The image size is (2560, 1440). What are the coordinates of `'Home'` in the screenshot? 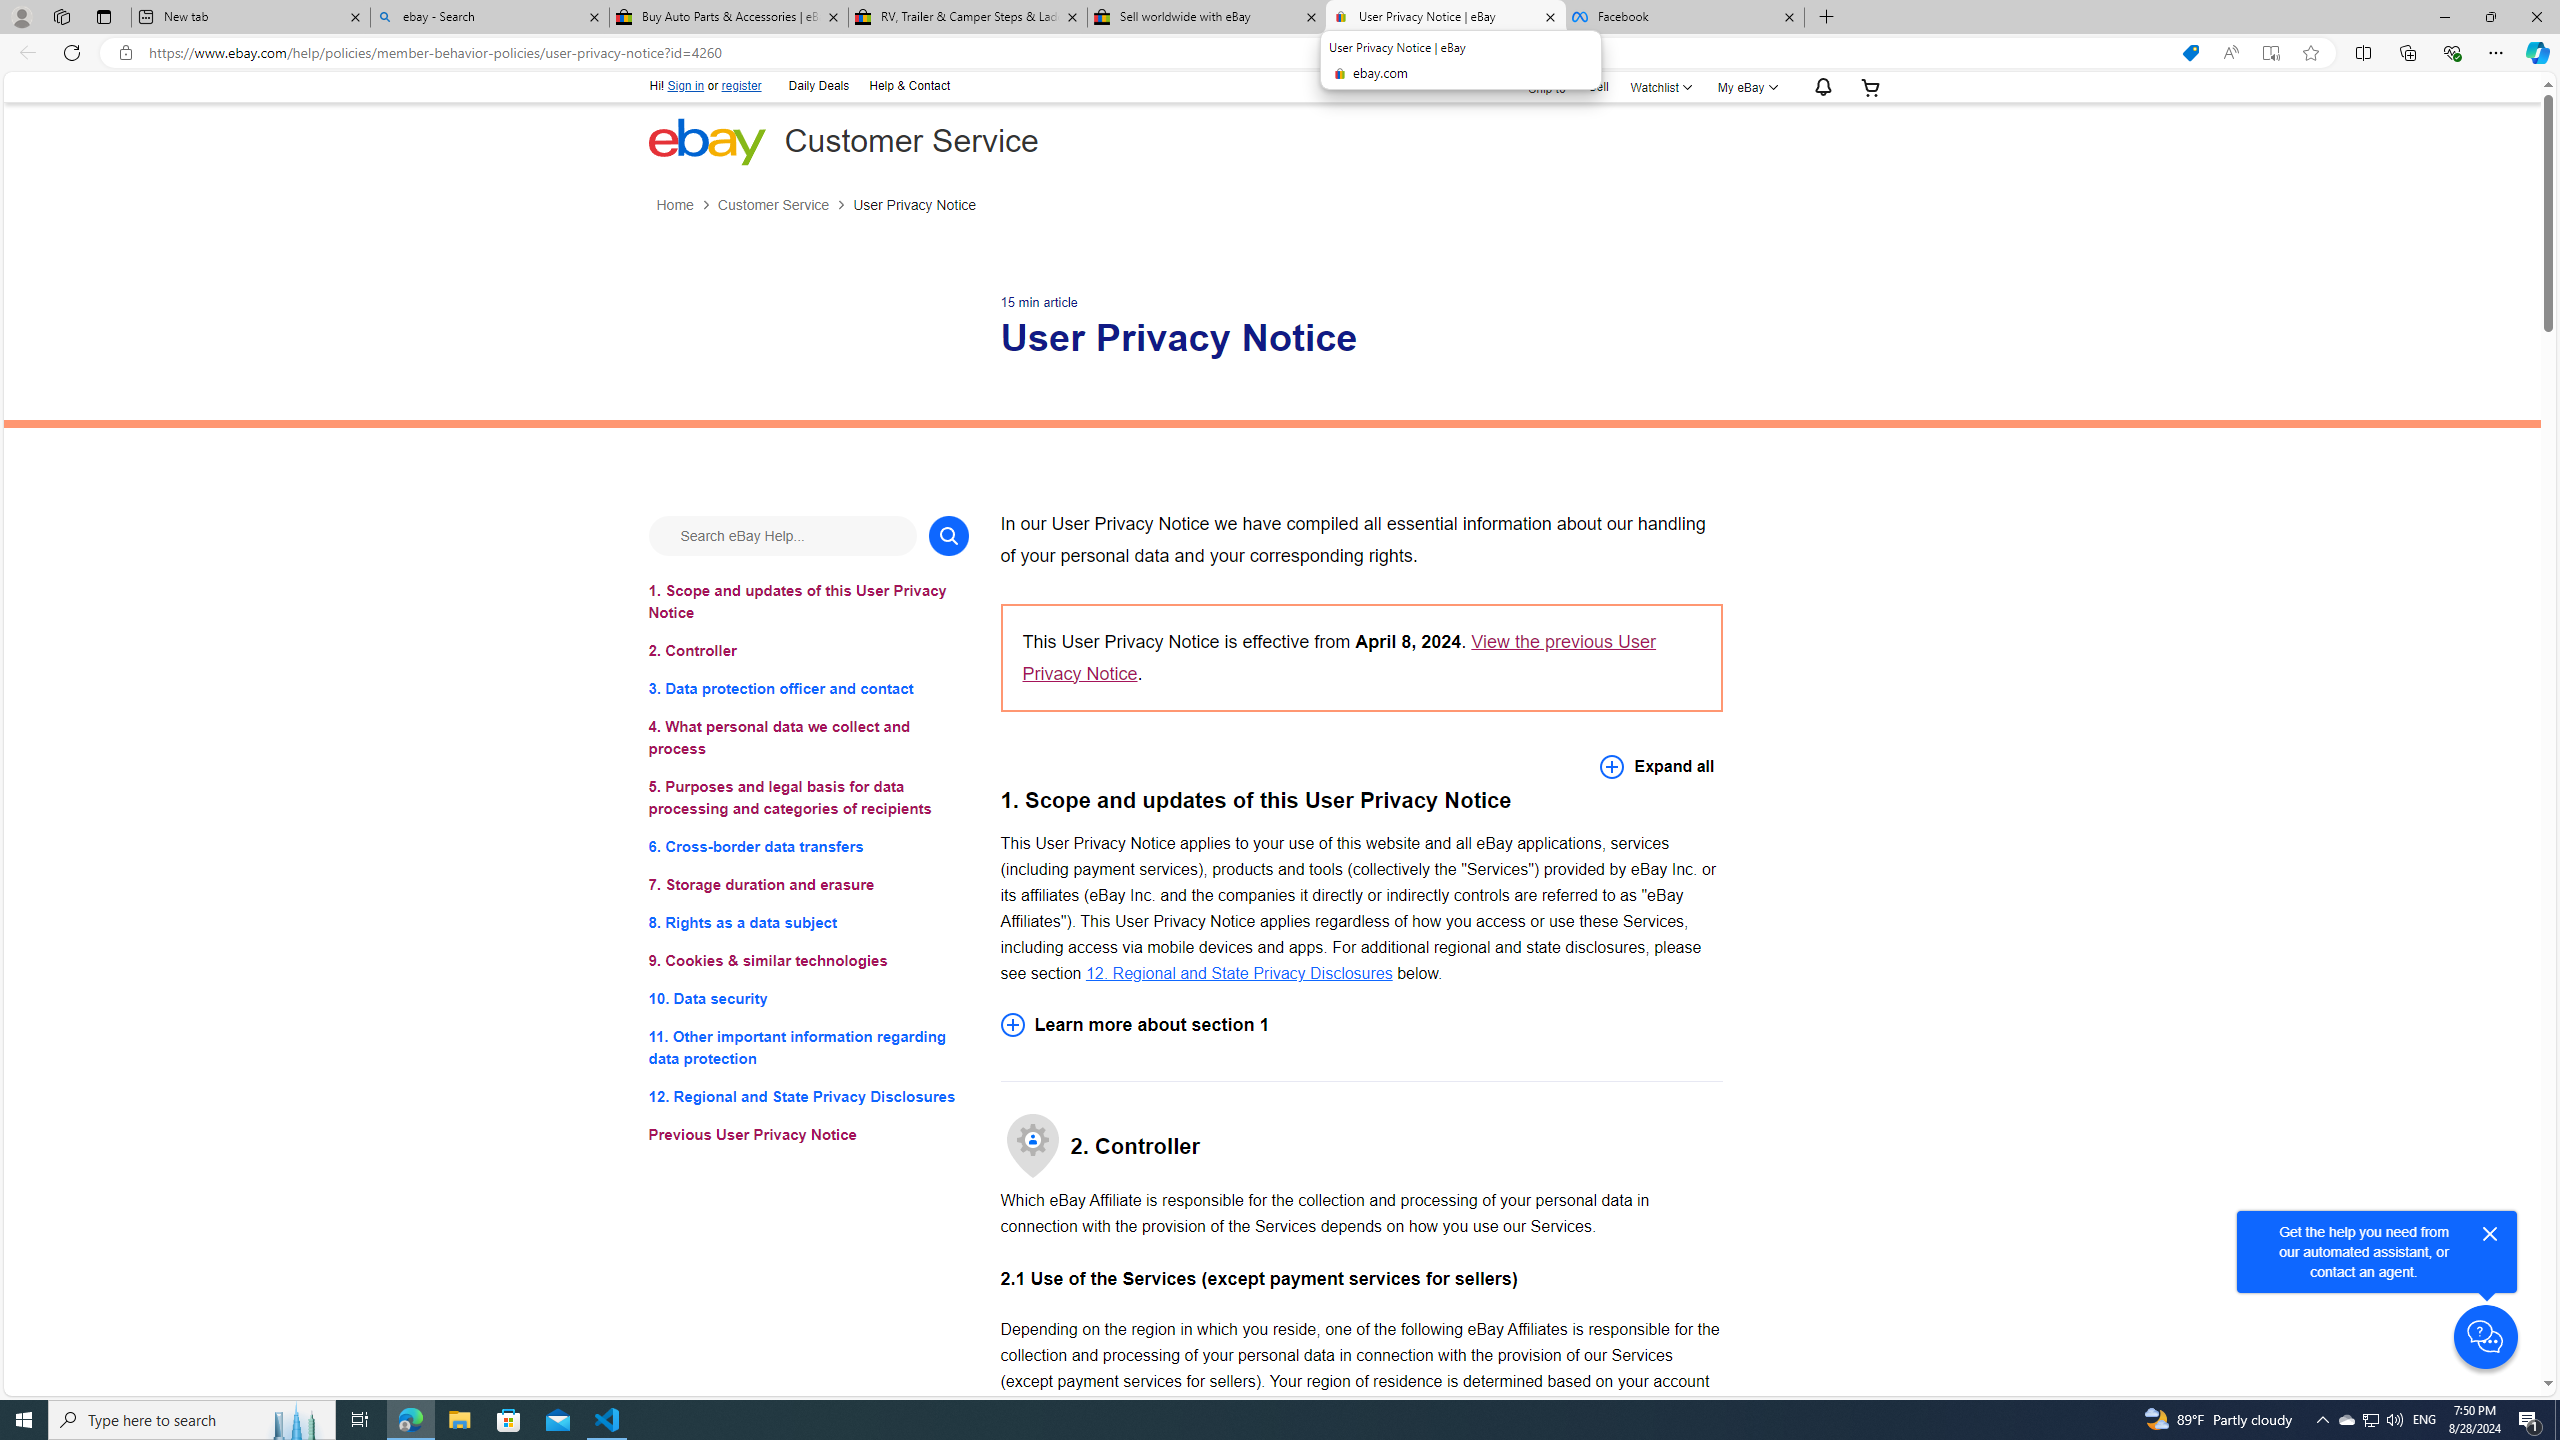 It's located at (673, 204).